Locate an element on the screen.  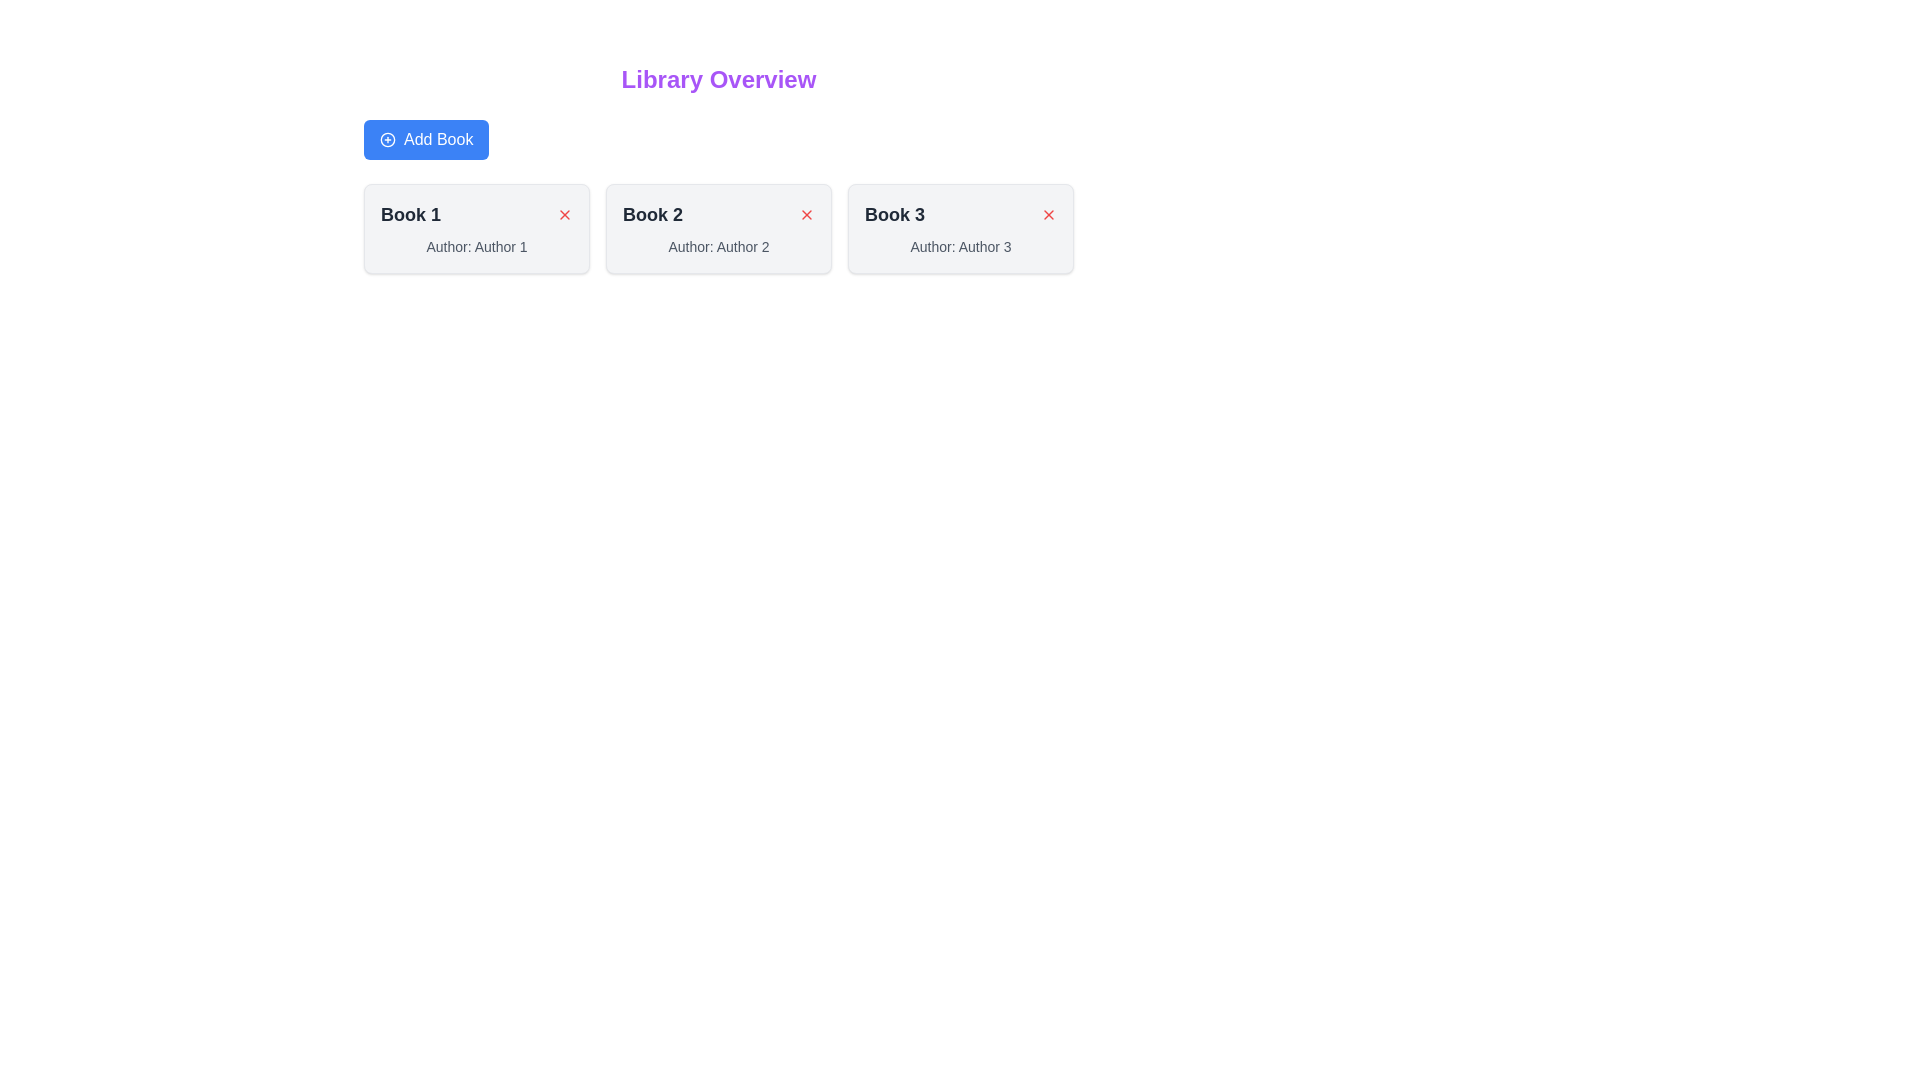
the text label that identifies the book in the second card of the 'Library Overview' section is located at coordinates (652, 215).